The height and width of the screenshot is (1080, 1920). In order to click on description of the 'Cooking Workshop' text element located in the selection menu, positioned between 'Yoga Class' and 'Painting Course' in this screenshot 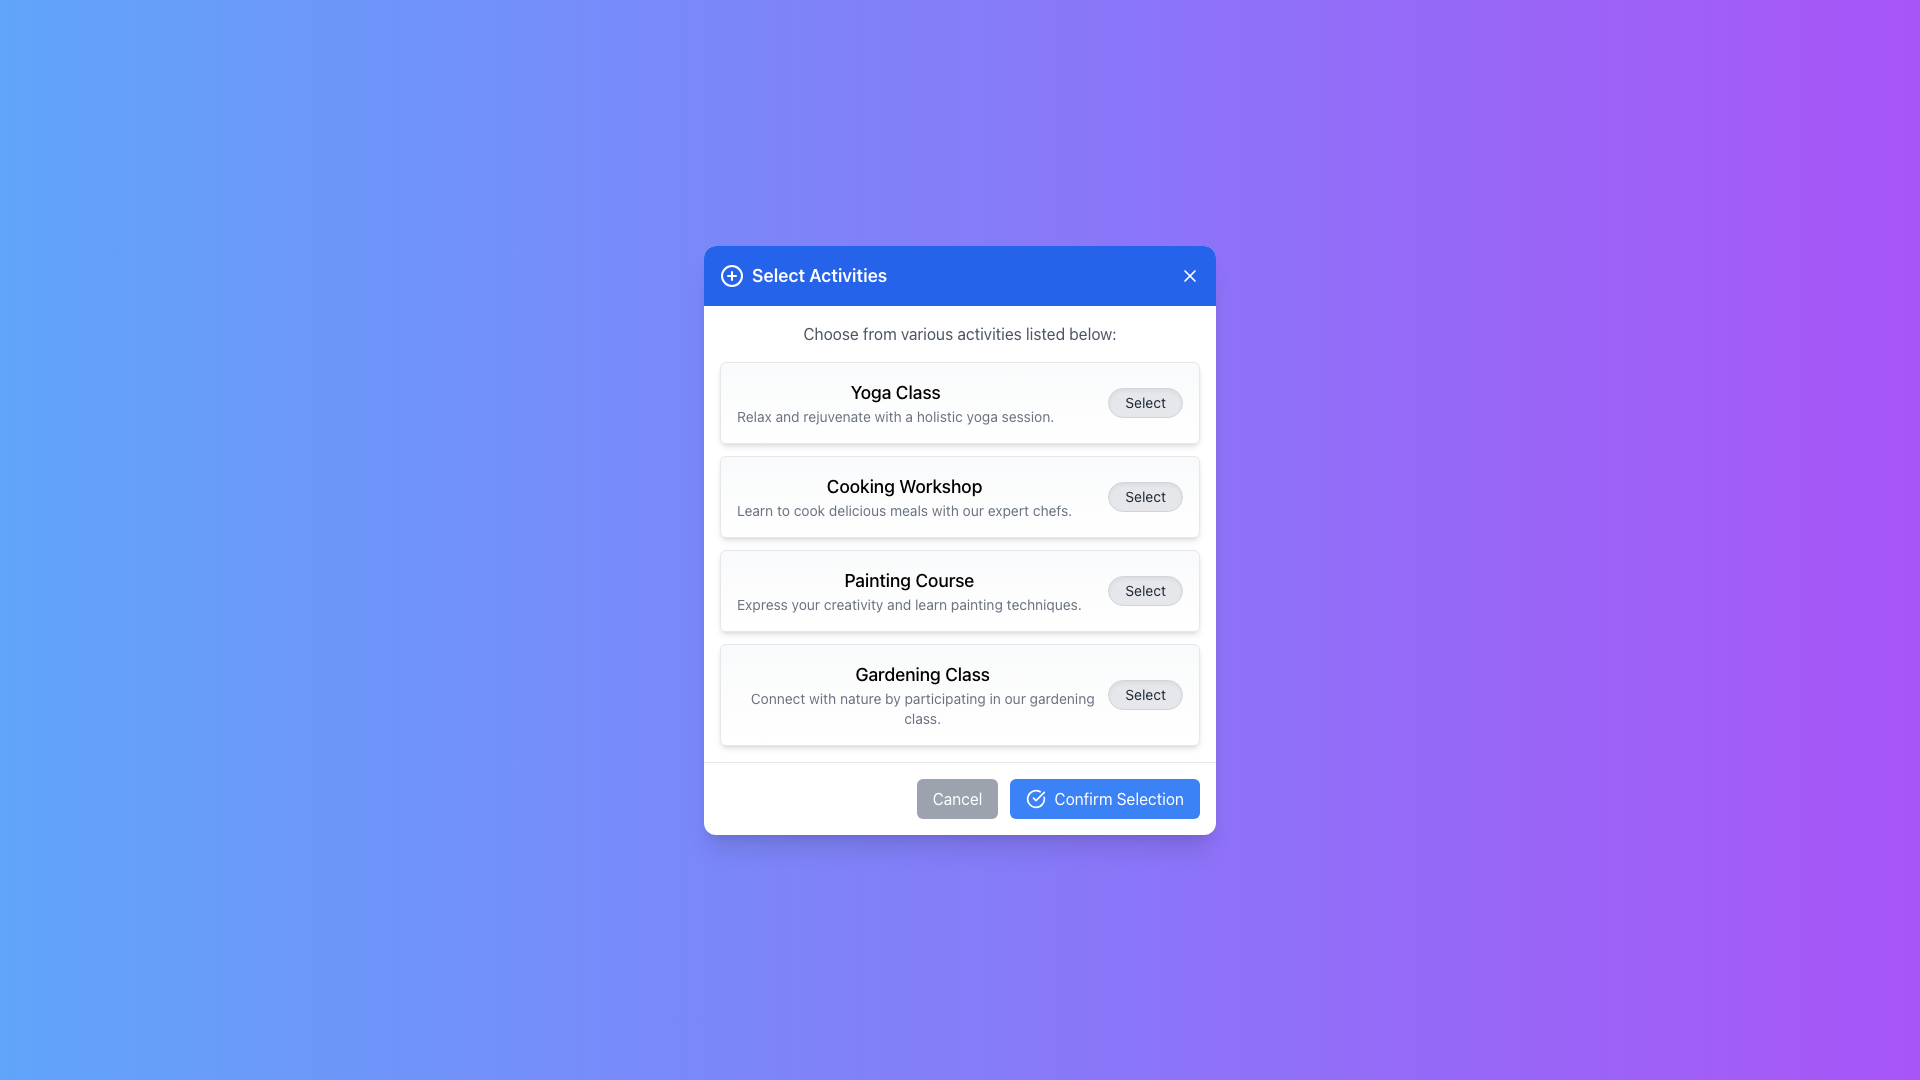, I will do `click(903, 495)`.